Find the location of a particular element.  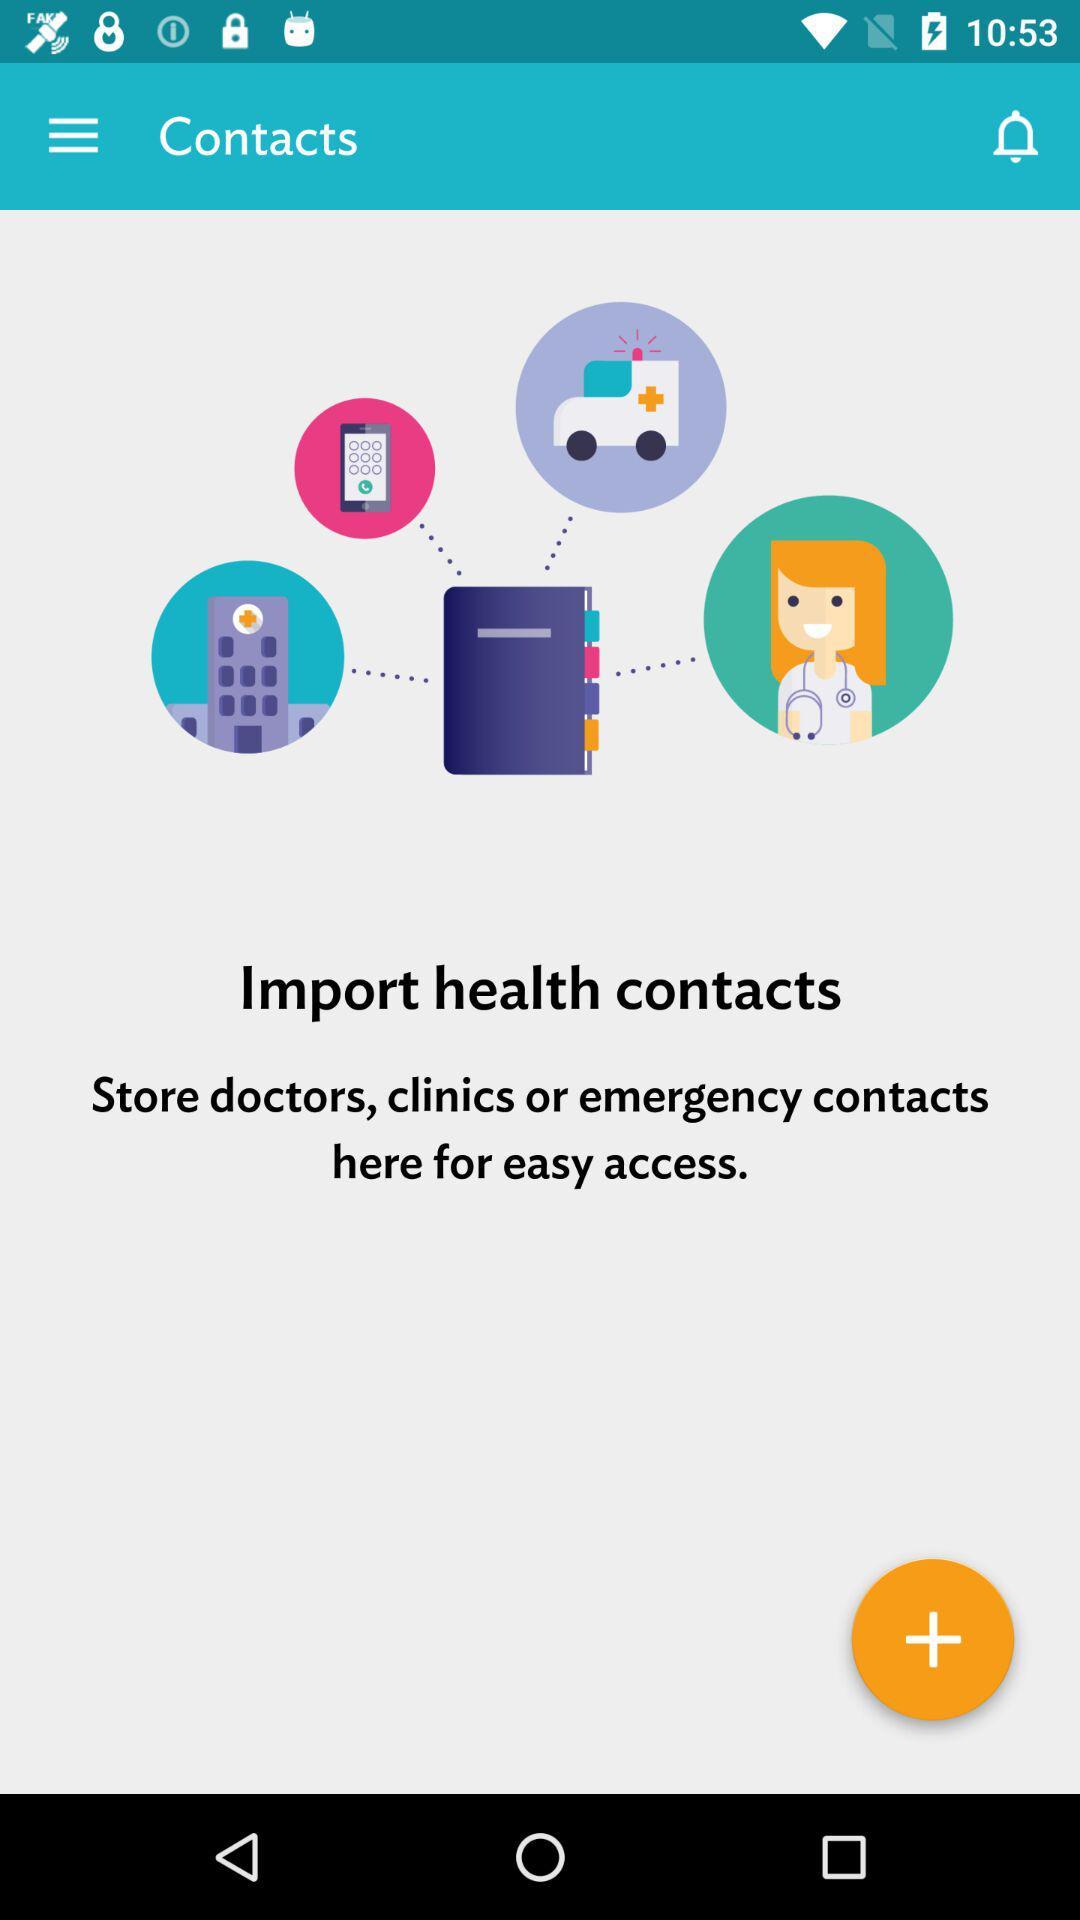

the store doctors clinics item is located at coordinates (540, 1128).